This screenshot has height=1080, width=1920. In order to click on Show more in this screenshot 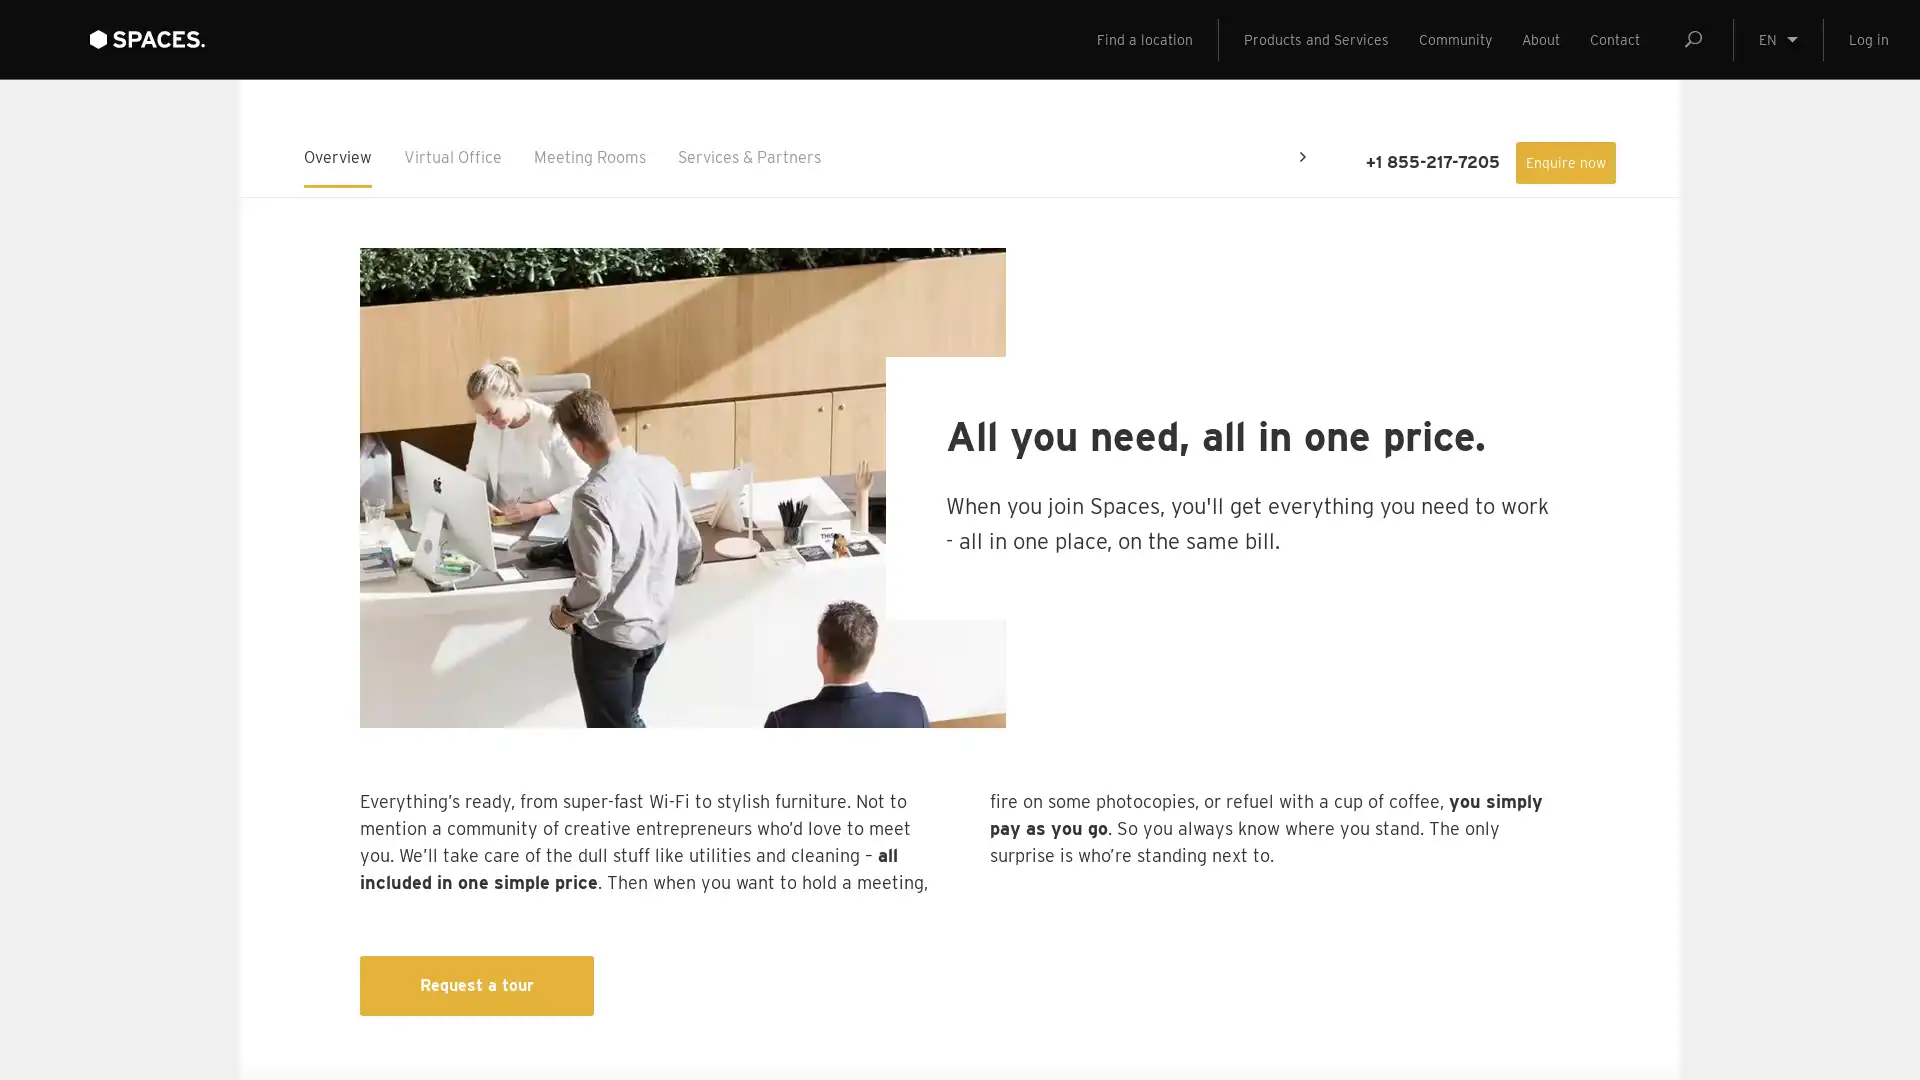, I will do `click(493, 917)`.